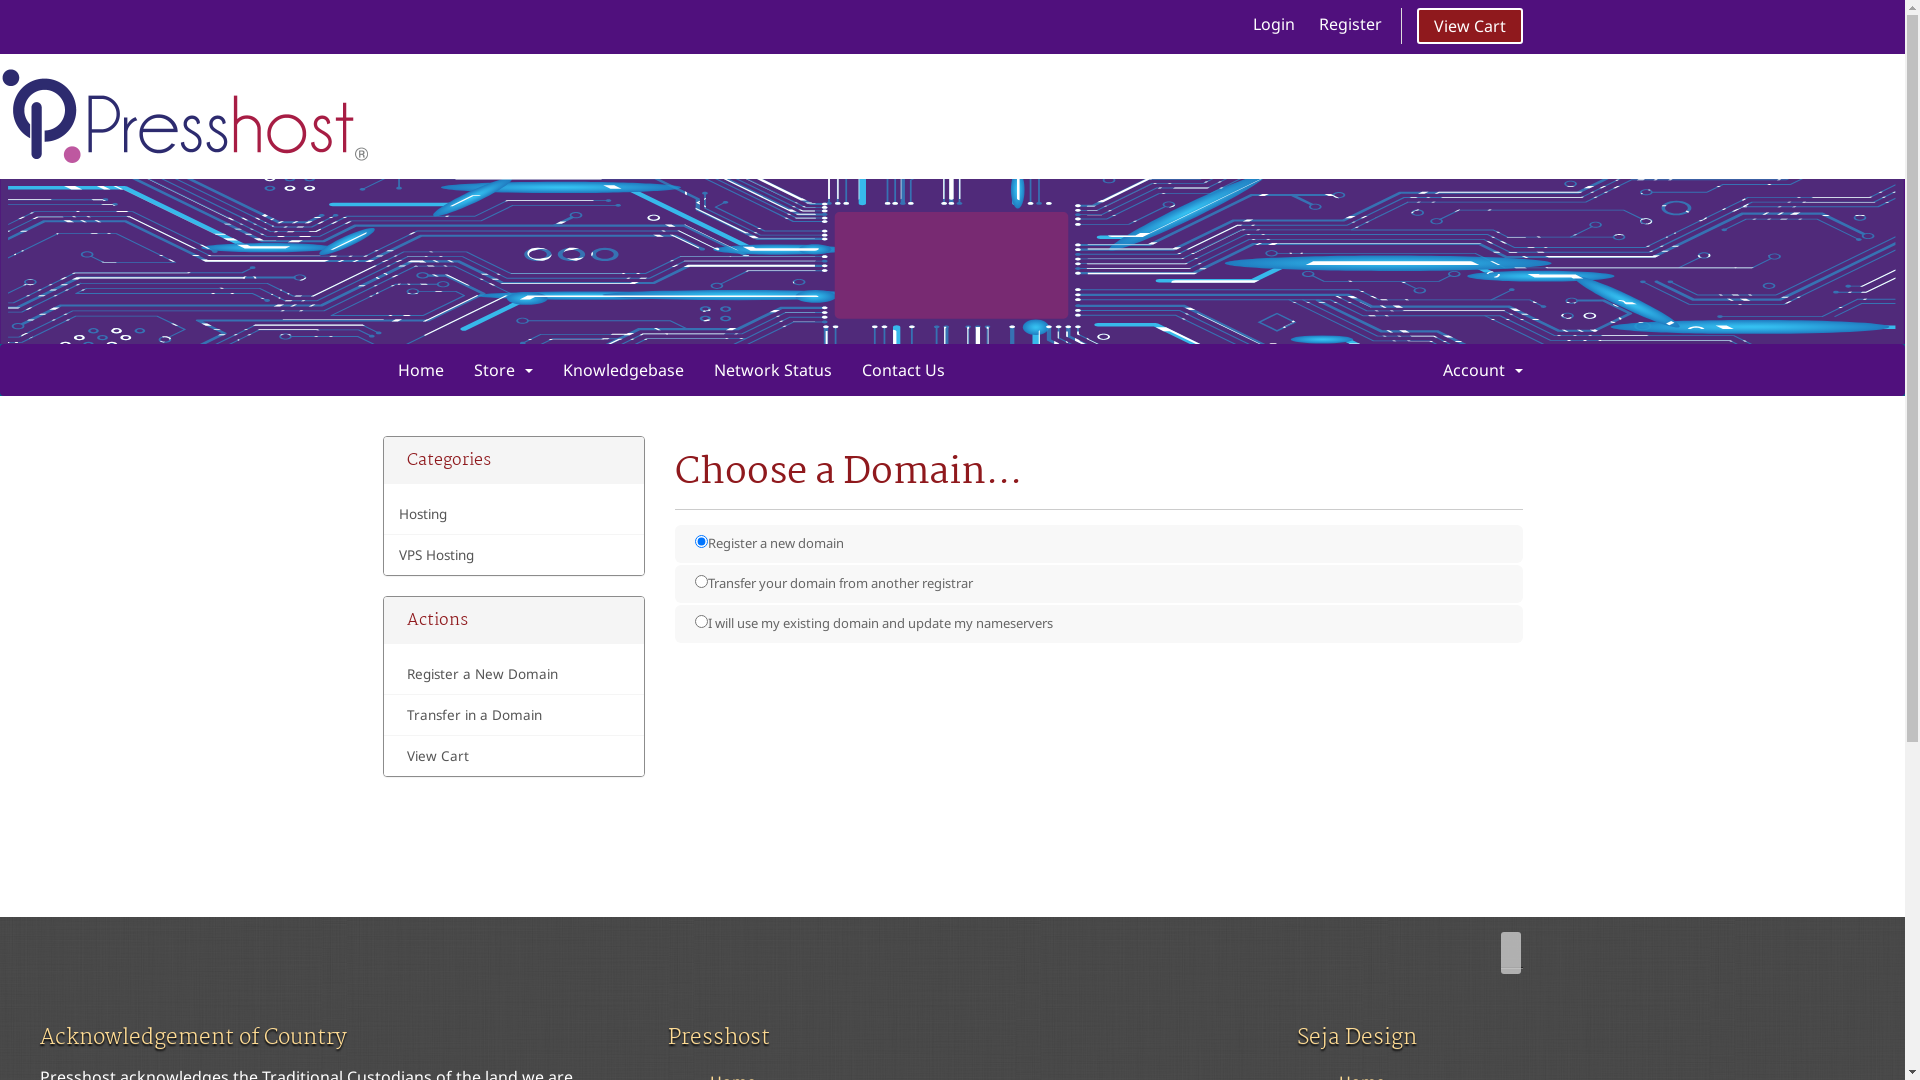 This screenshot has height=1080, width=1920. What do you see at coordinates (1510, 952) in the screenshot?
I see `'back to top'` at bounding box center [1510, 952].